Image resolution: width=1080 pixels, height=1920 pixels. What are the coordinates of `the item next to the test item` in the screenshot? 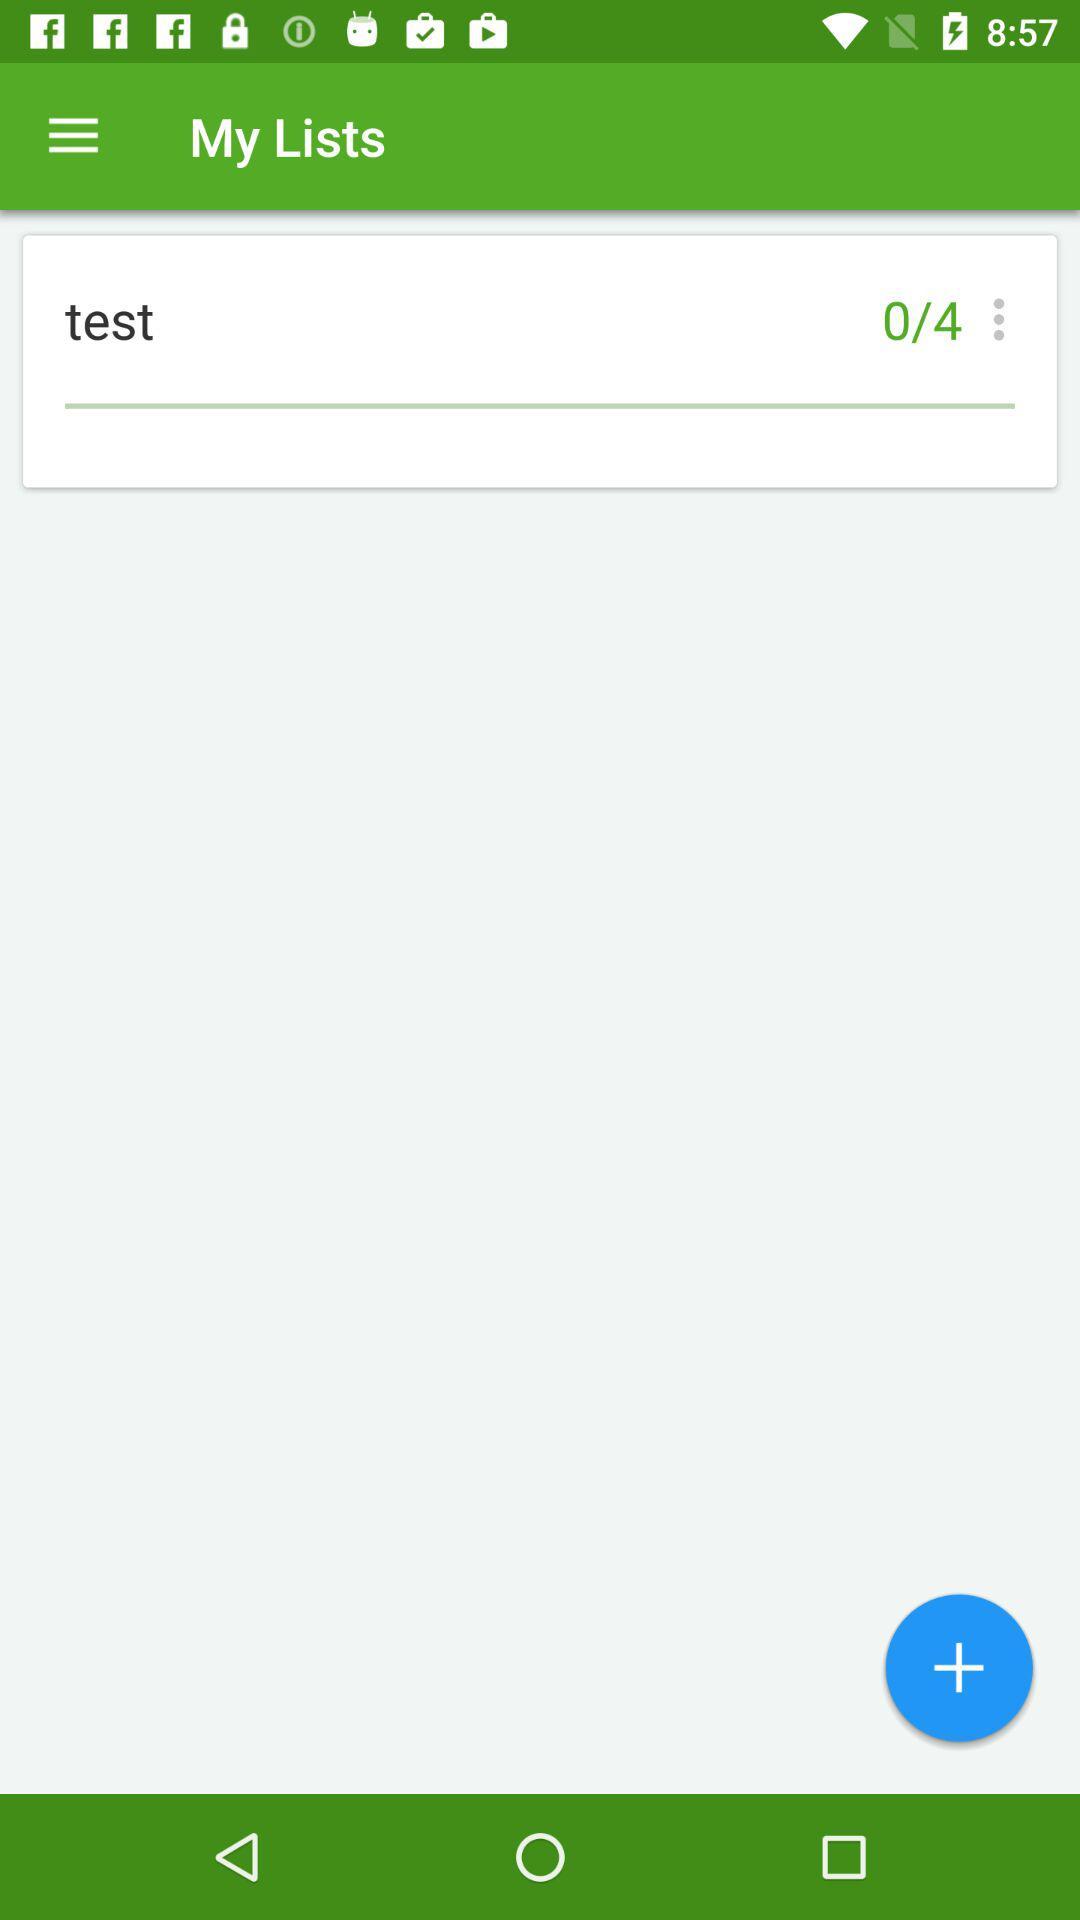 It's located at (1004, 318).